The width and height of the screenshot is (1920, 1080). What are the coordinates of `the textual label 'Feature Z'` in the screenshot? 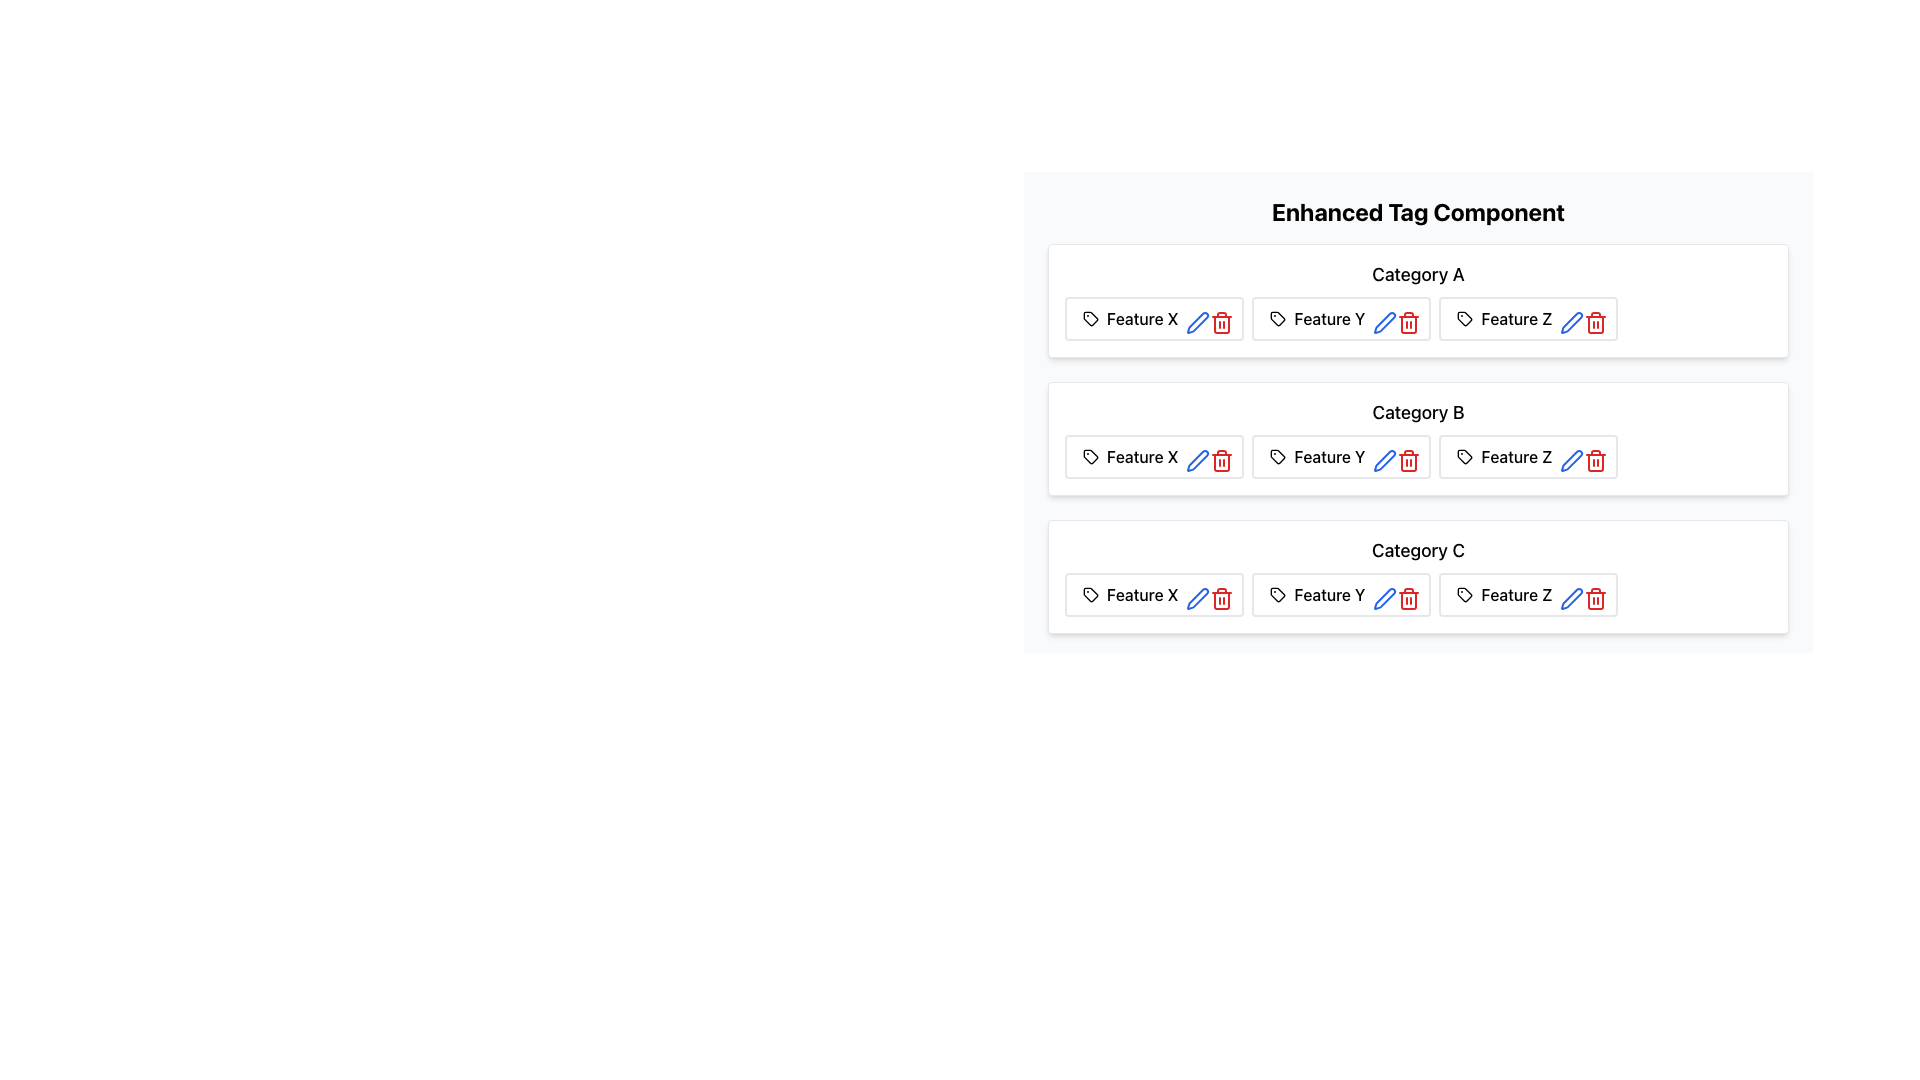 It's located at (1516, 456).